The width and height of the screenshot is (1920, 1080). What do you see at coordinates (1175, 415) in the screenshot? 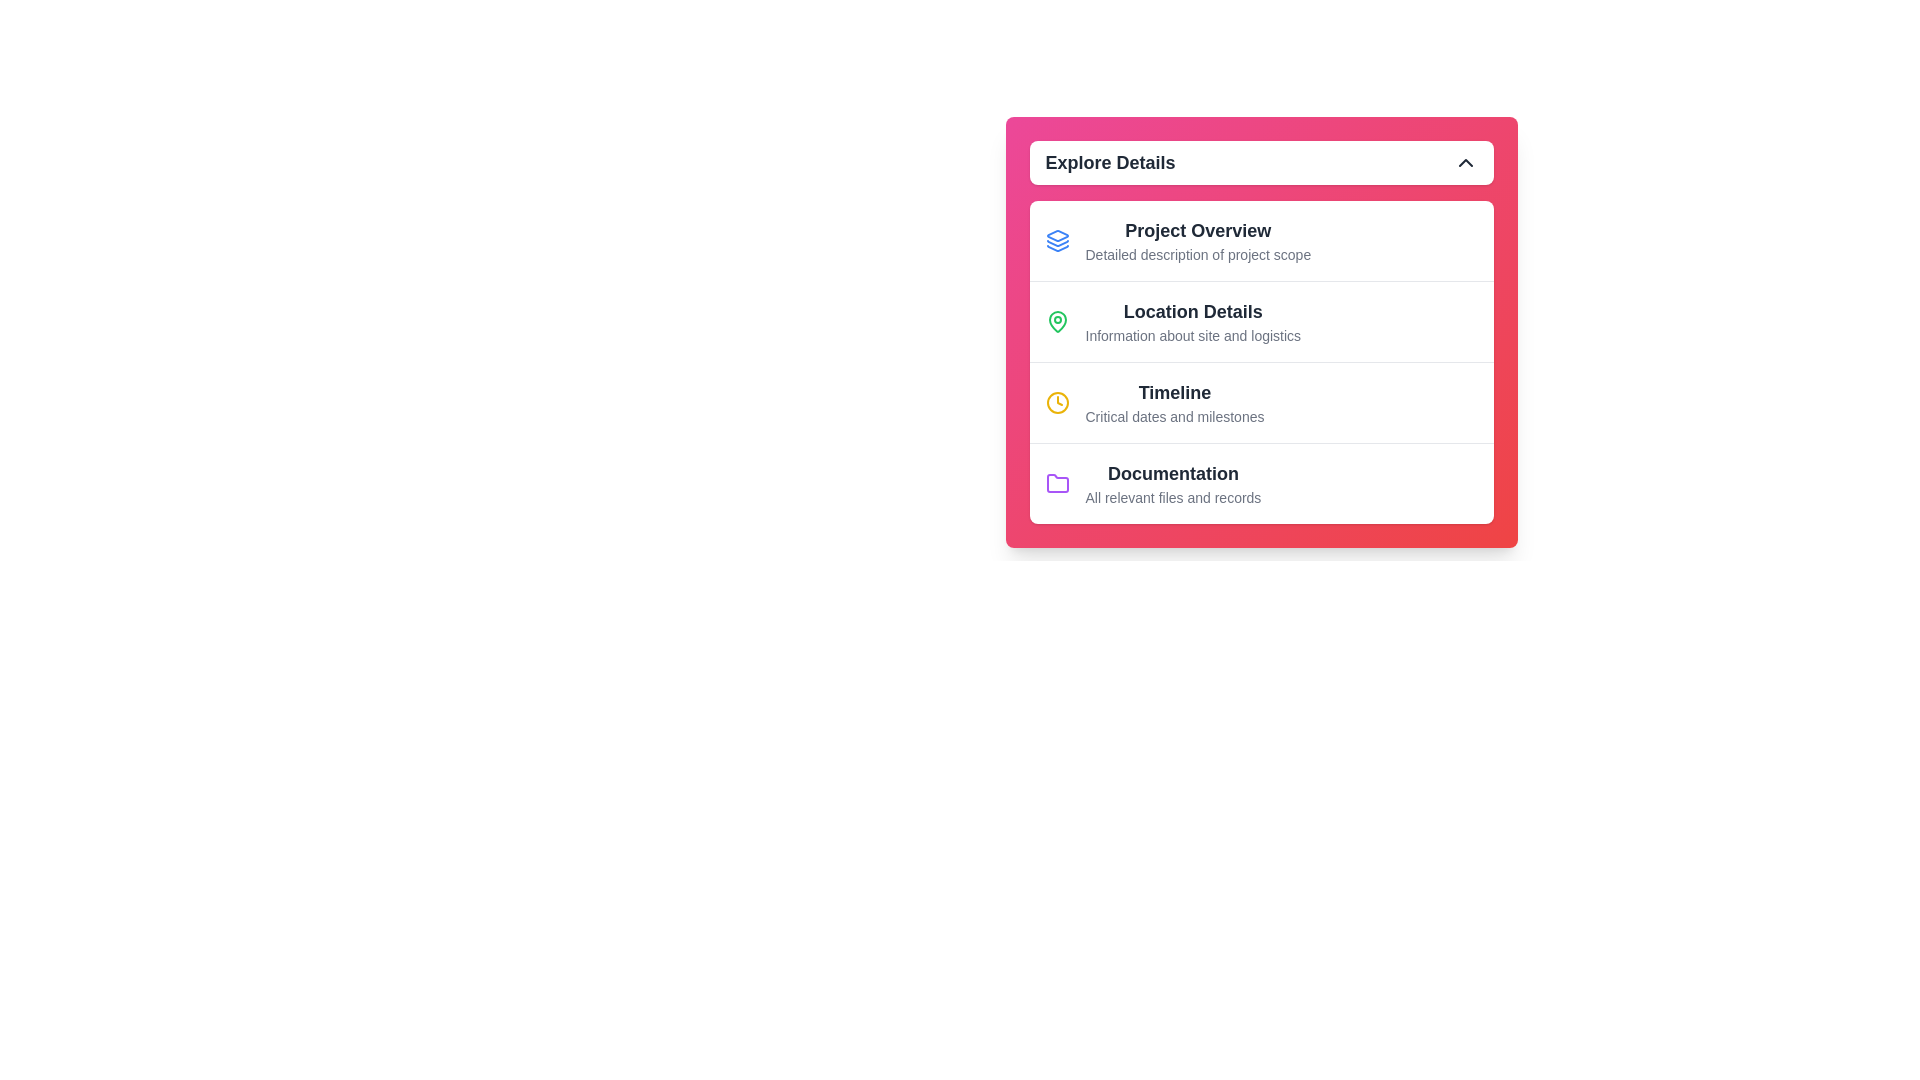
I see `text label displaying 'Critical dates and milestones' located beneath the 'Timeline' header in the menu interface` at bounding box center [1175, 415].